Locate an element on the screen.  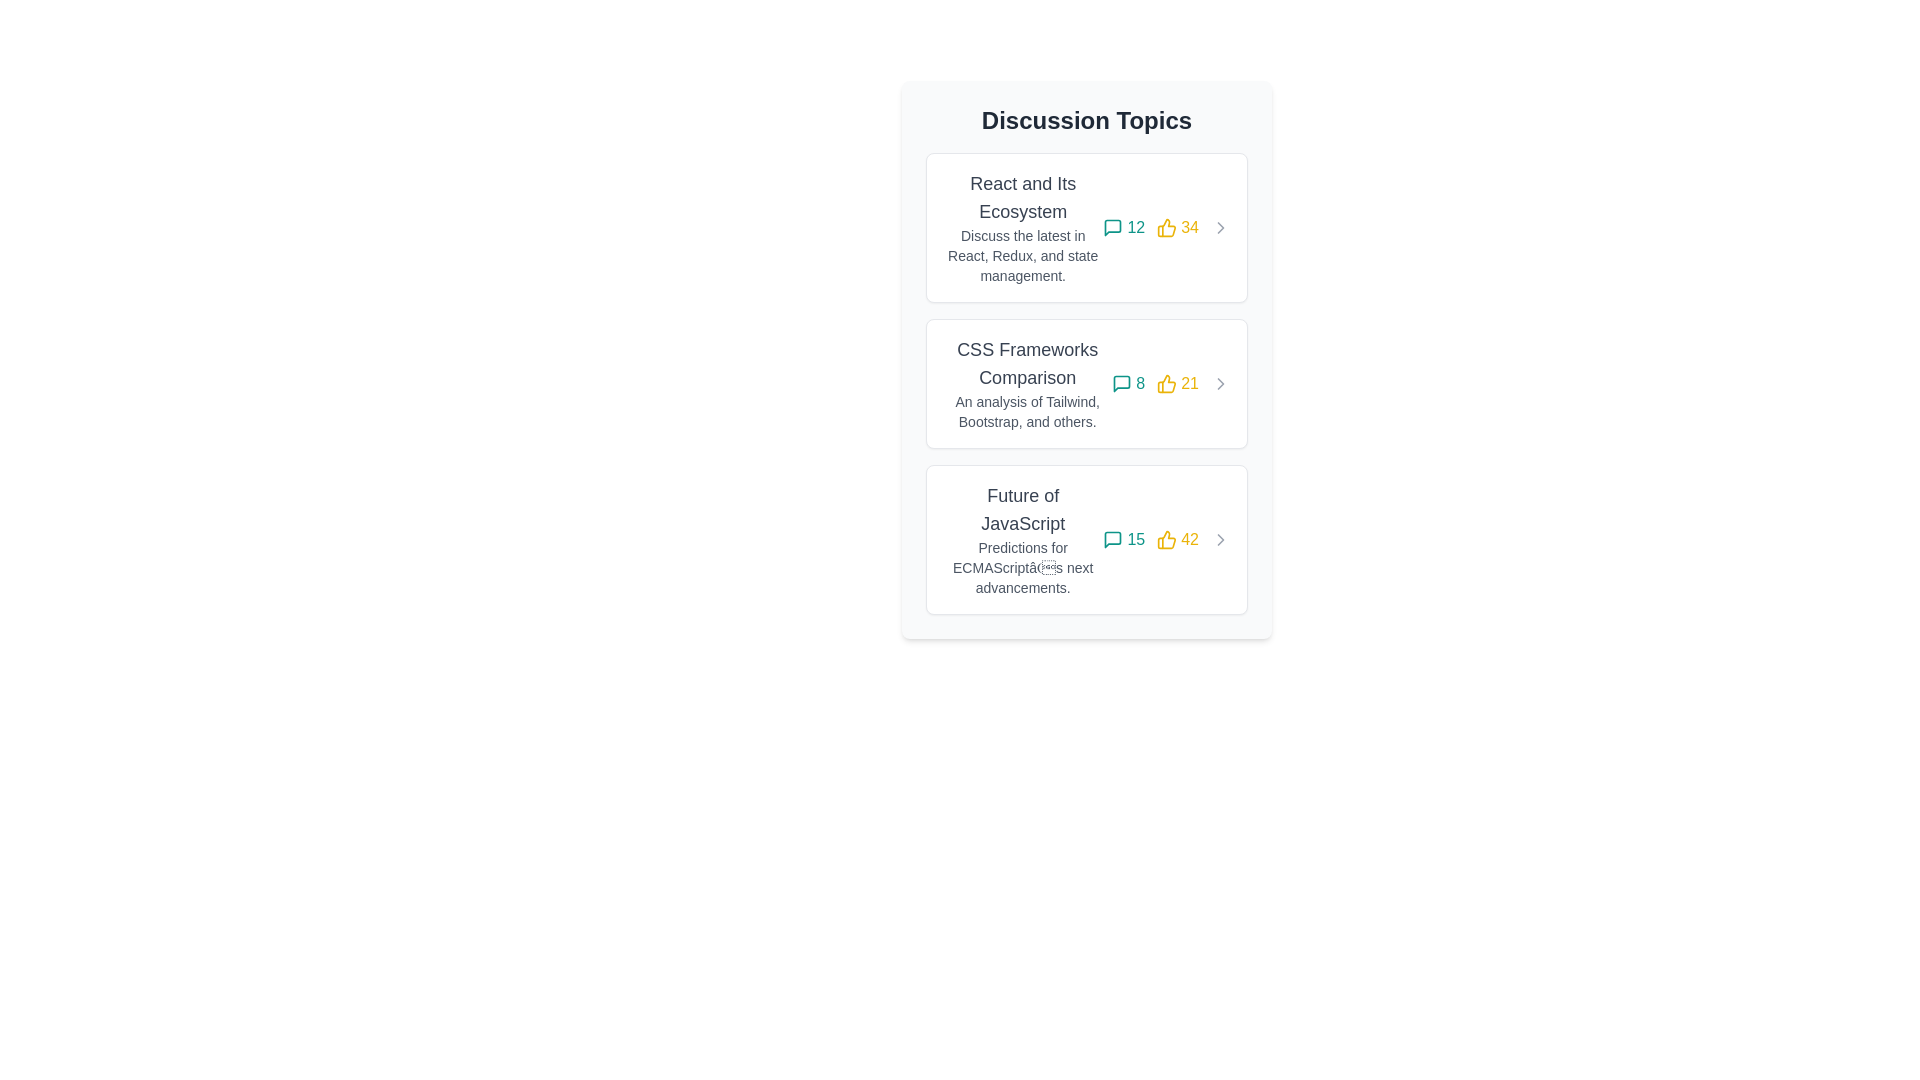
the Activity summary indicator and navigation link, which includes a teal speech bubble icon, the number '8' in teal, a yellow thumbs-up icon, the number '21' in yellow, and a faint gray chevron pointing to the right, located near the top center of the 'CSS Frameworks Comparison' discussion topic is located at coordinates (1171, 384).